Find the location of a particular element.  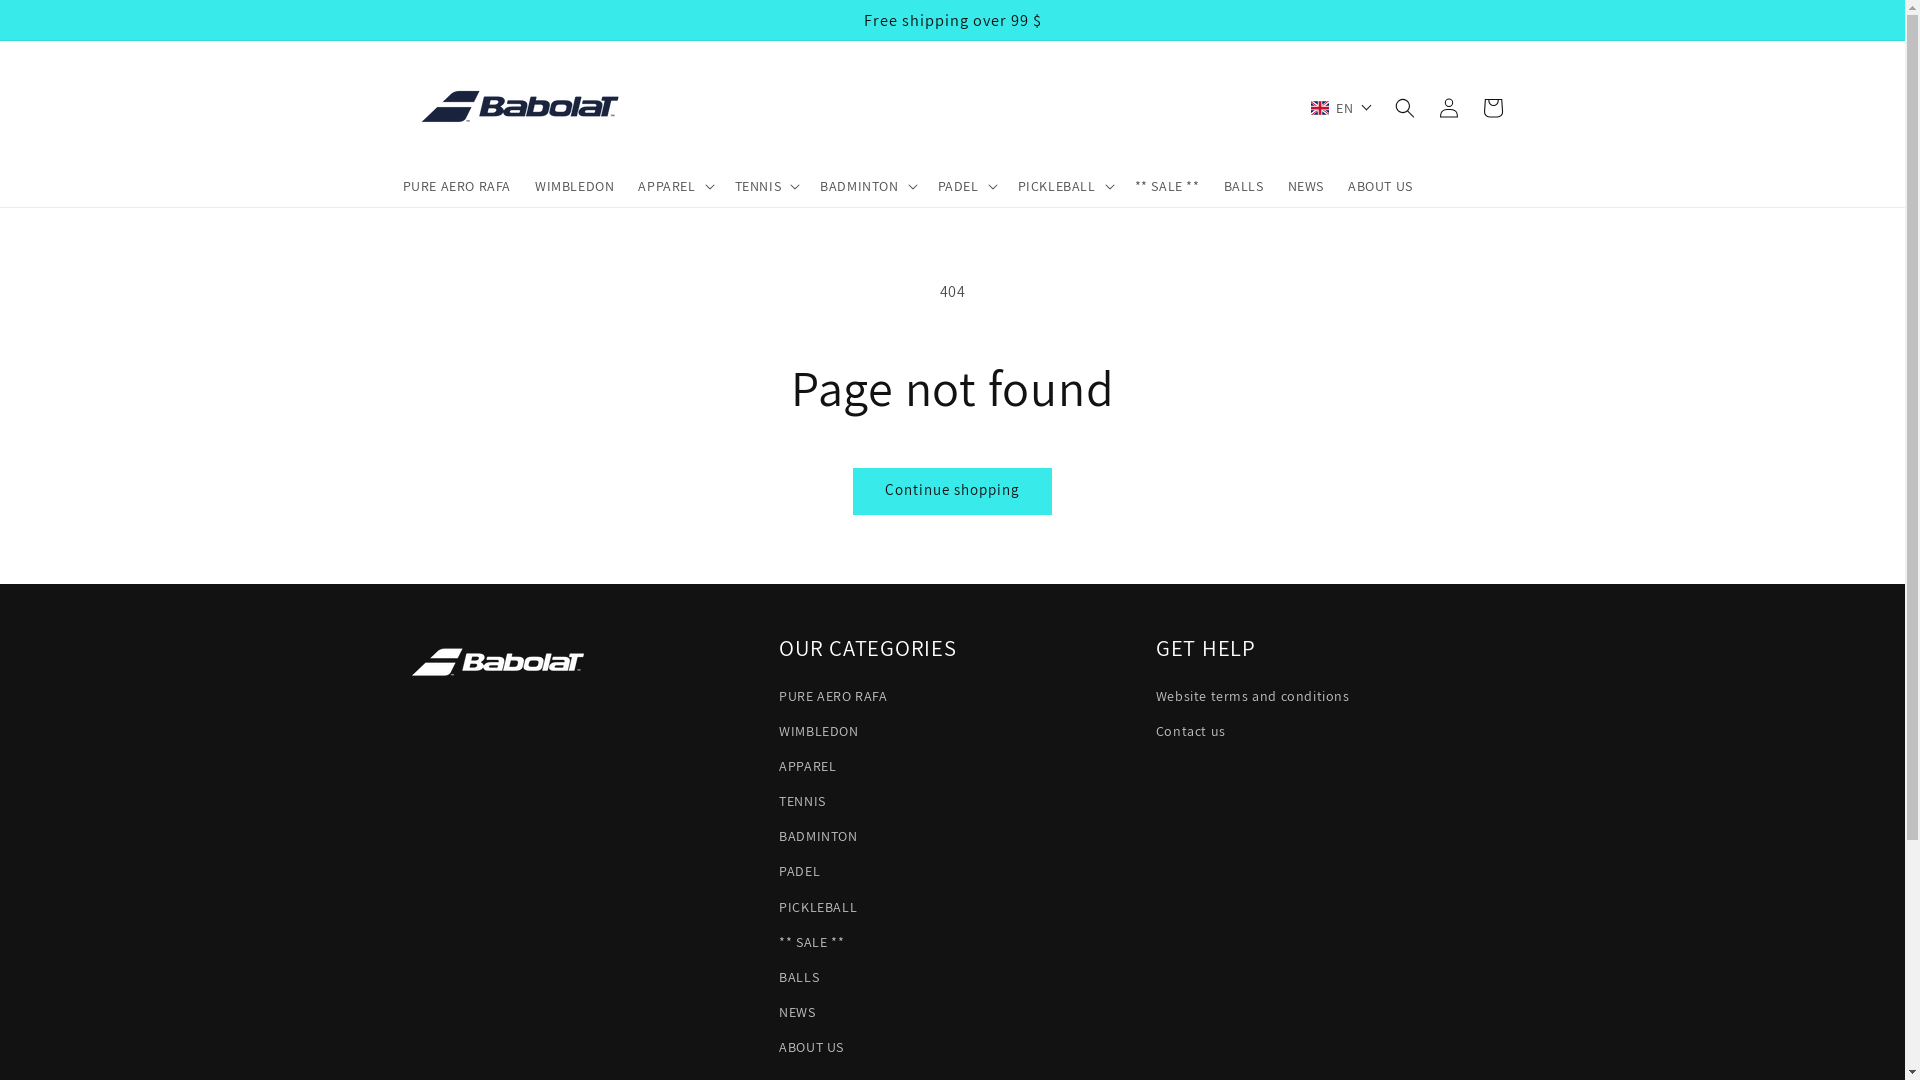

'PURE AERO RAFA' is located at coordinates (455, 185).